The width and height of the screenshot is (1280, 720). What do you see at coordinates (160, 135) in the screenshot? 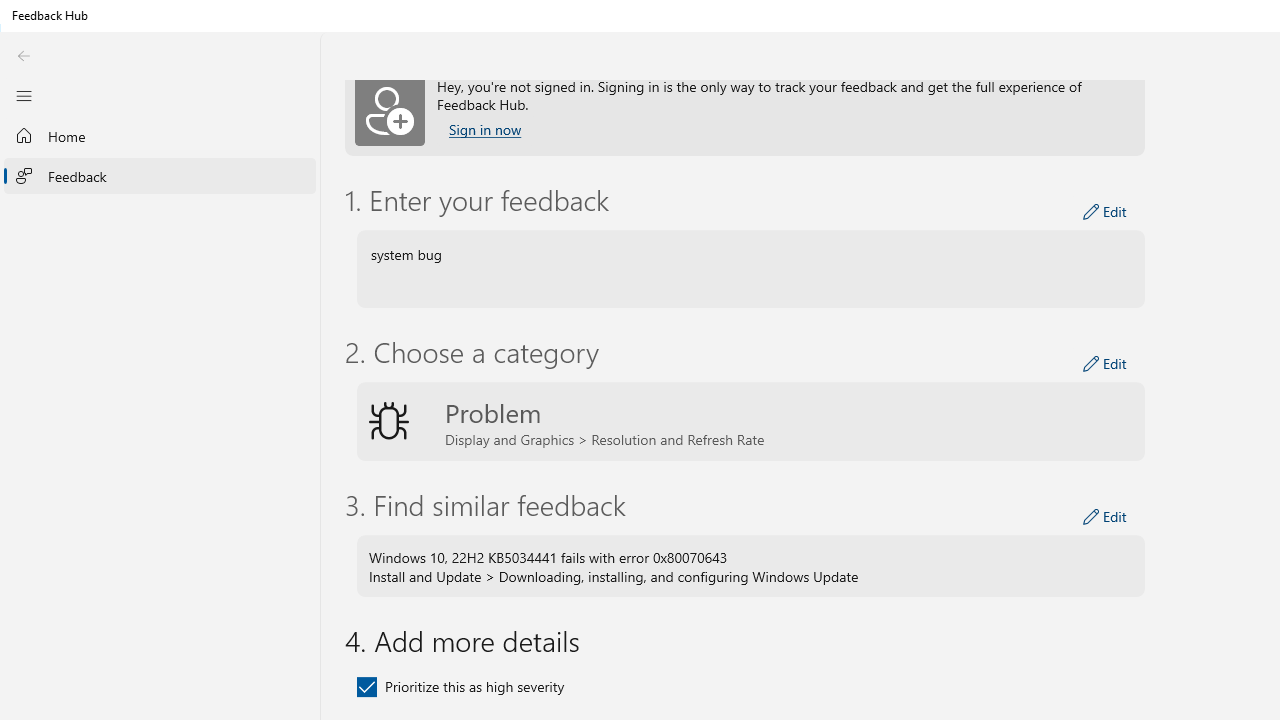
I see `'Home'` at bounding box center [160, 135].